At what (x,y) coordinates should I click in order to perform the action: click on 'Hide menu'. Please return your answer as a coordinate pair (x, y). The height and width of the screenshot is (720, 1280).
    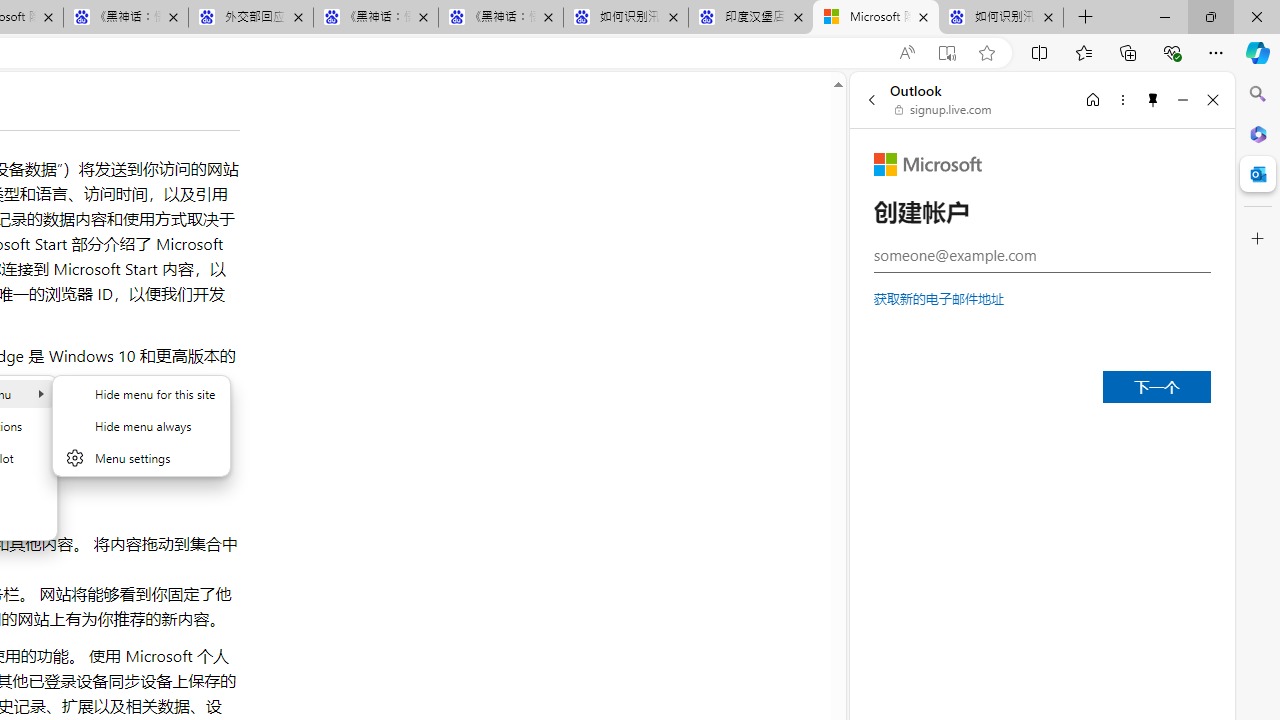
    Looking at the image, I should click on (140, 424).